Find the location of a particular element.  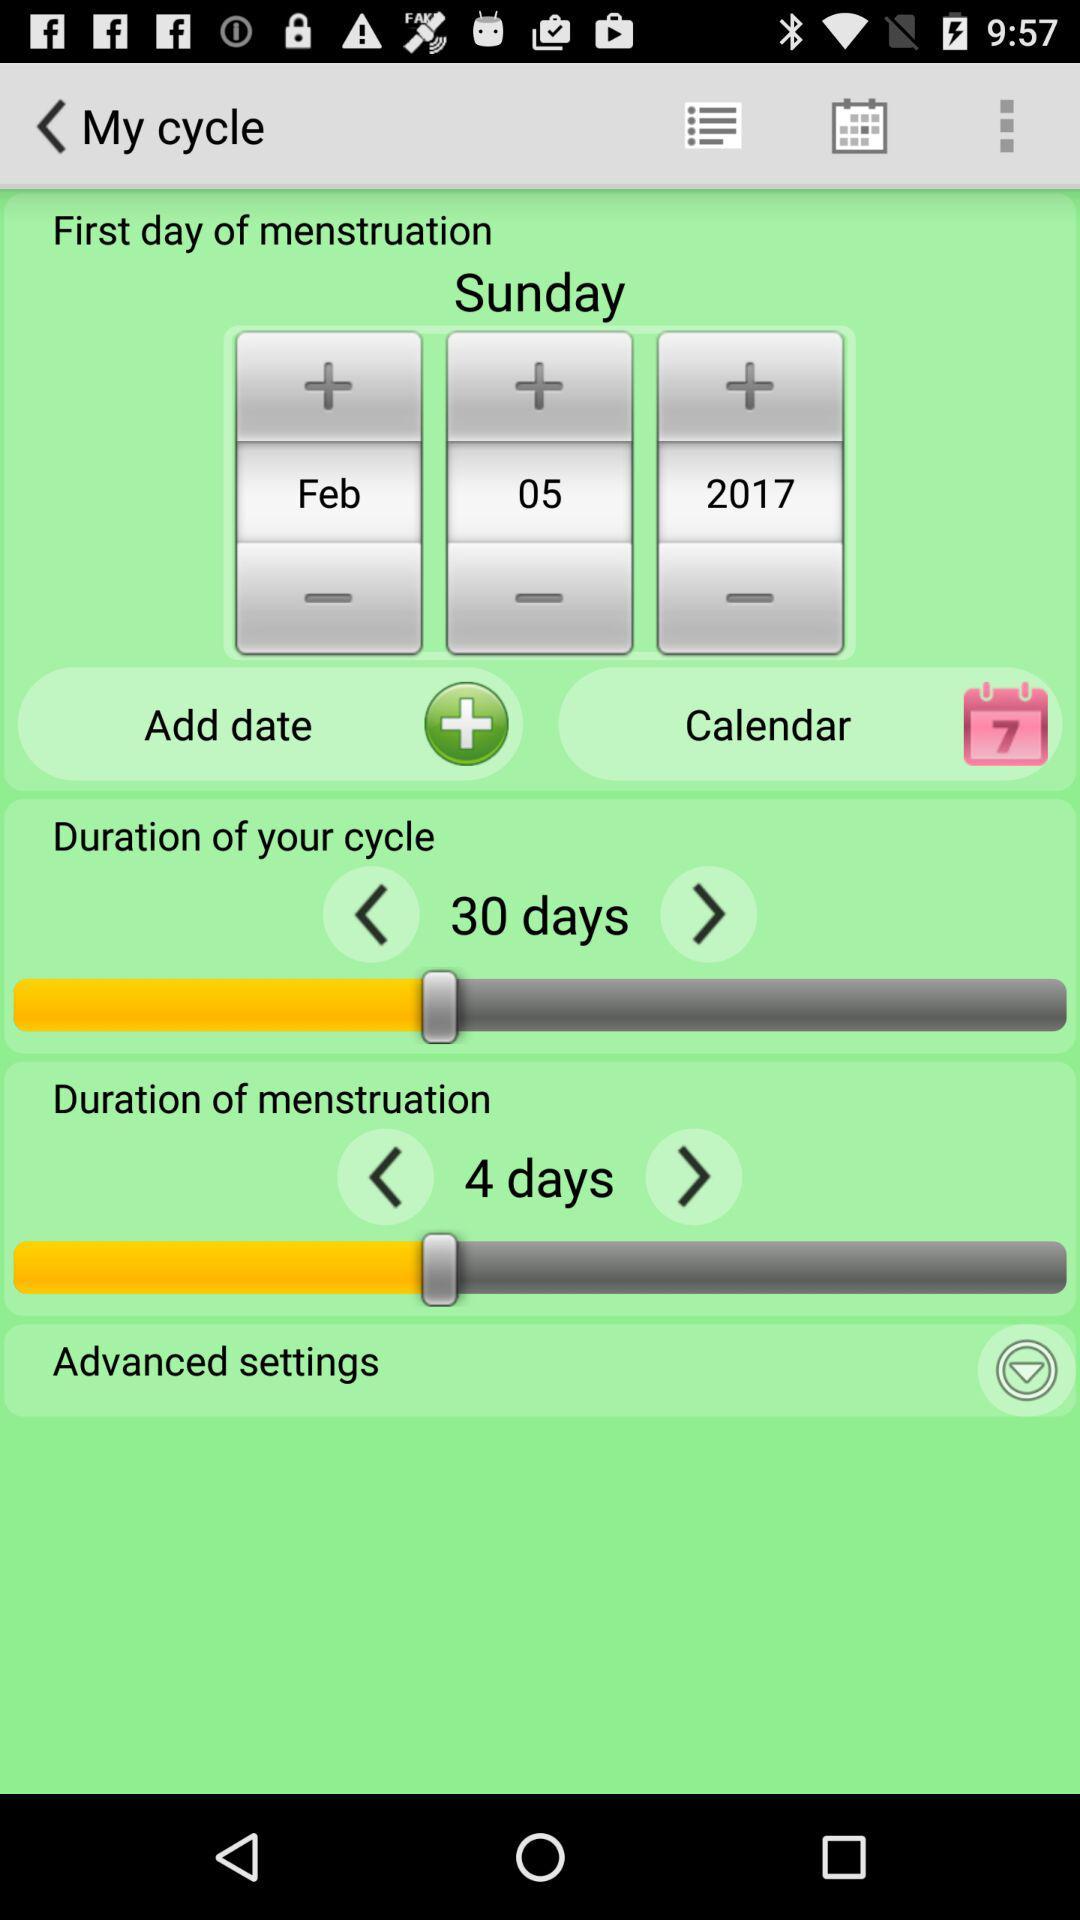

the button calendar on the web page is located at coordinates (810, 723).